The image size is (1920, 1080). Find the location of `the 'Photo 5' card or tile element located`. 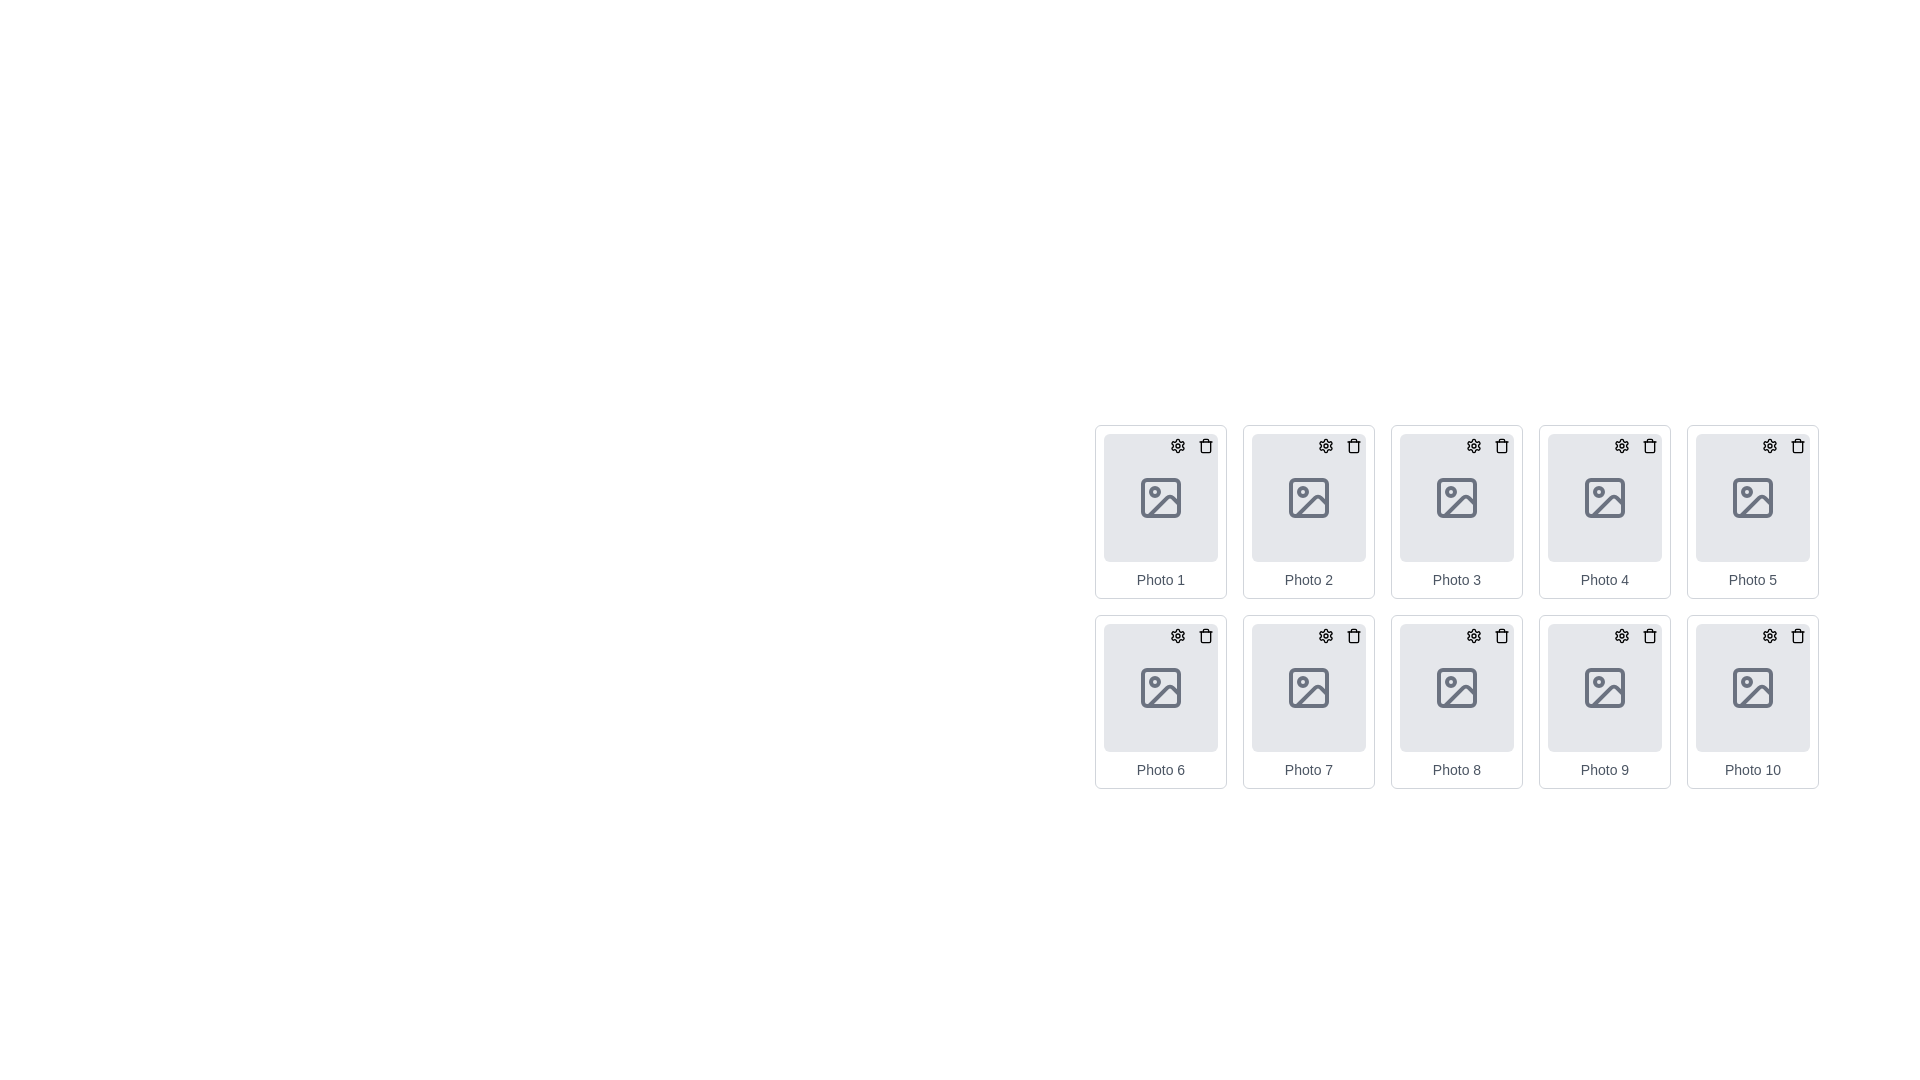

the 'Photo 5' card or tile element located is located at coordinates (1751, 511).